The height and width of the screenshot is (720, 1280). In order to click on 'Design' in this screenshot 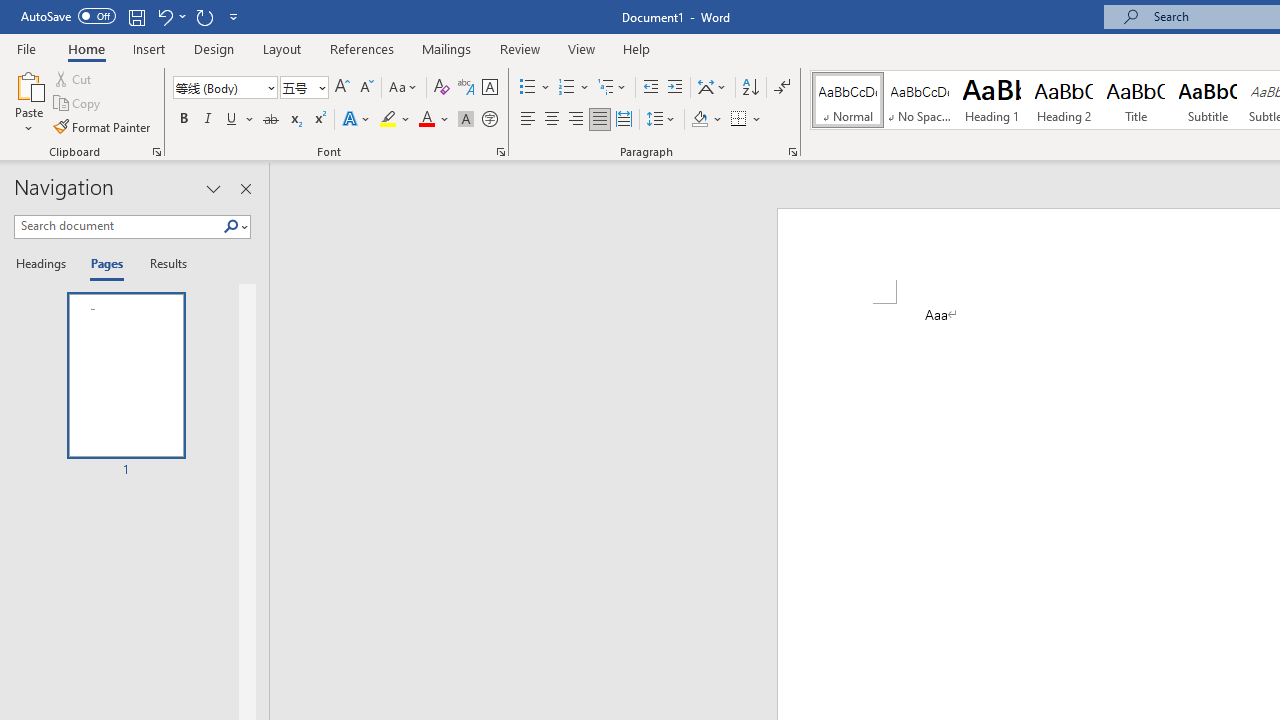, I will do `click(214, 48)`.